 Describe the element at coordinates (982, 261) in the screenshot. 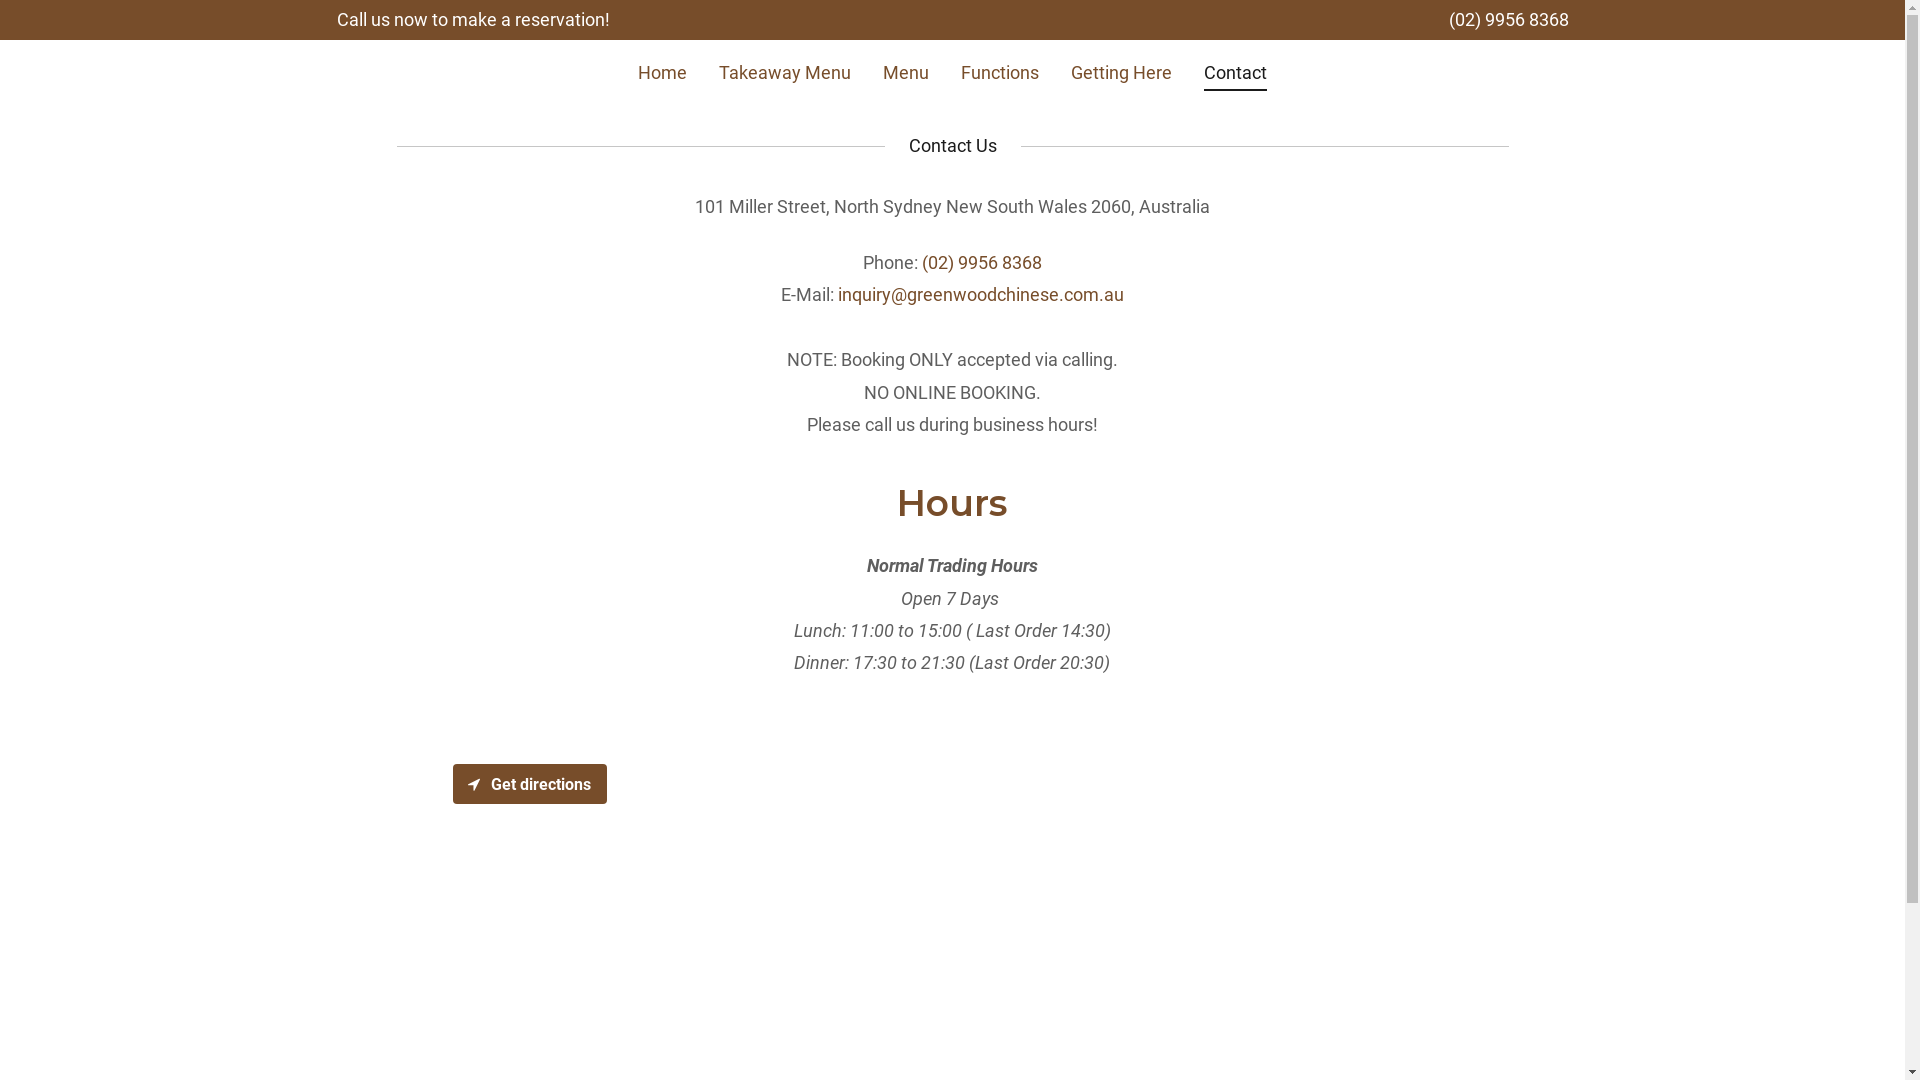

I see `'(02) 9956 8368'` at that location.